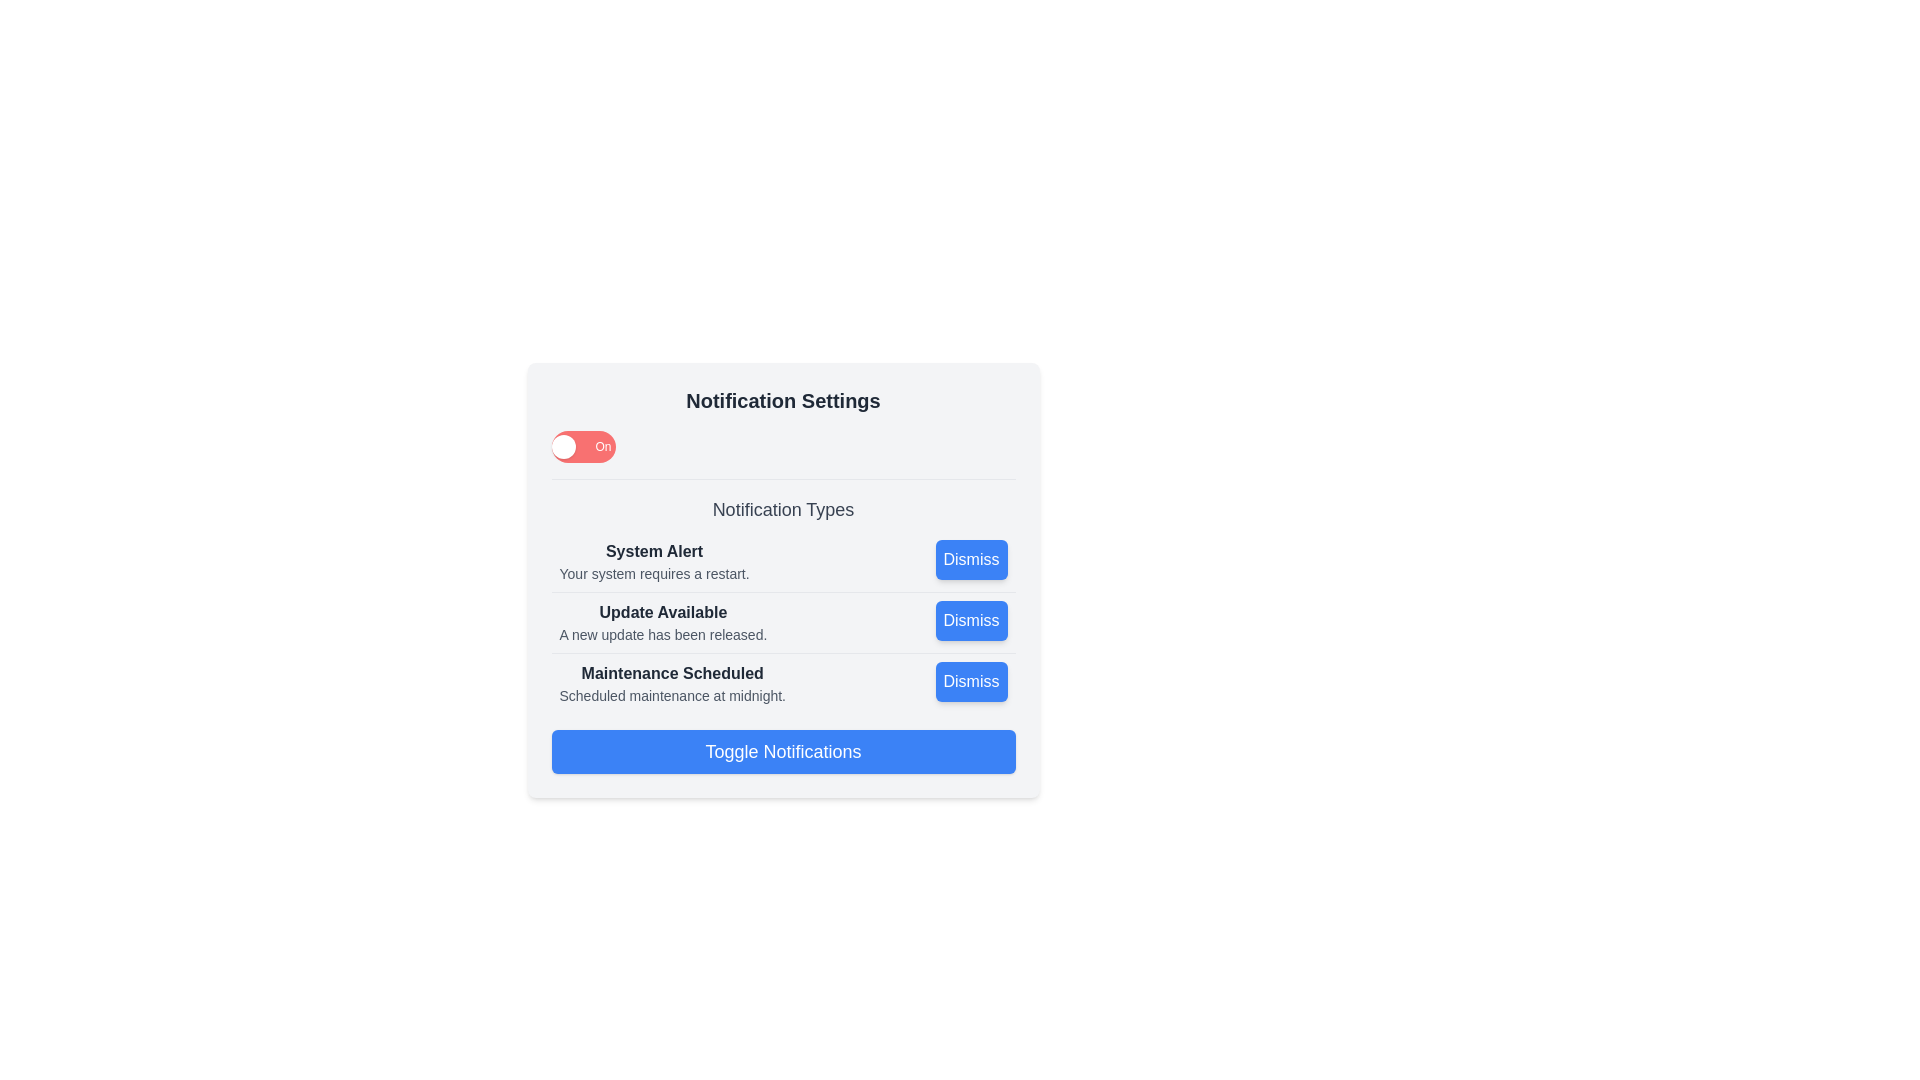  Describe the element at coordinates (582, 446) in the screenshot. I see `the toggle switch for notifications located beneath the 'Notification Settings' title to receive additional visual feedback` at that location.